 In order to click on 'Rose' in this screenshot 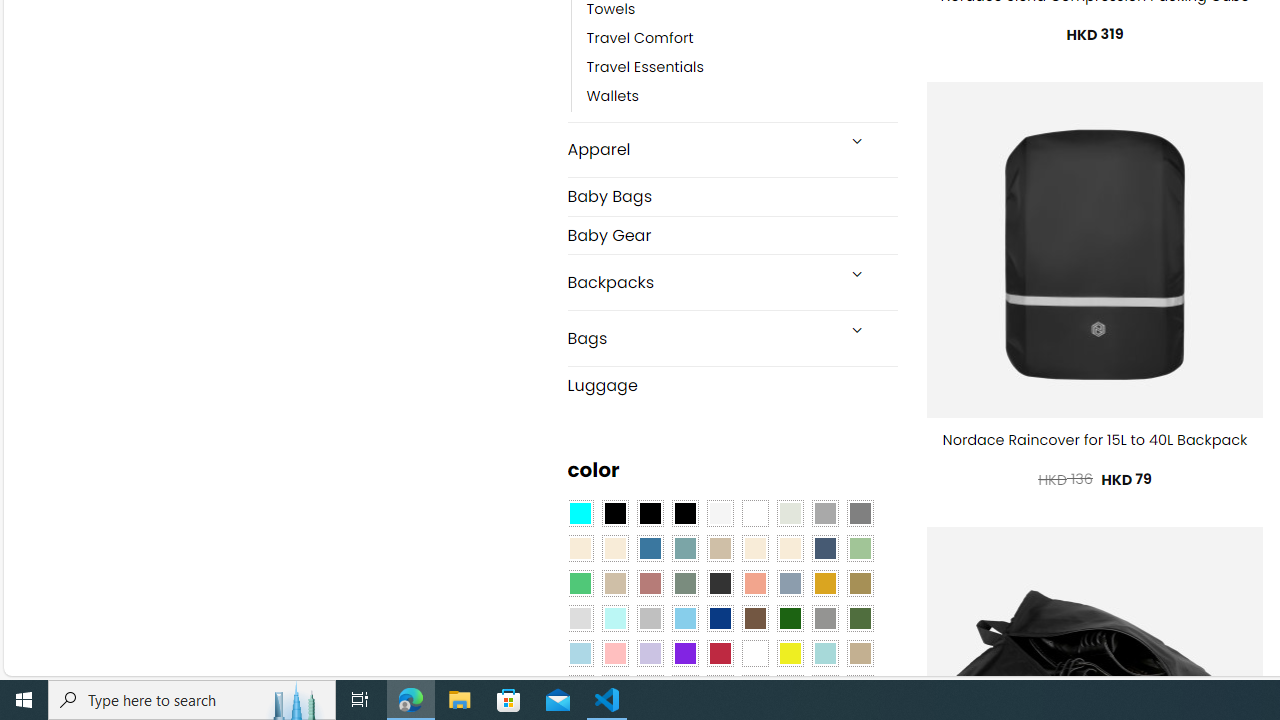, I will do `click(650, 583)`.